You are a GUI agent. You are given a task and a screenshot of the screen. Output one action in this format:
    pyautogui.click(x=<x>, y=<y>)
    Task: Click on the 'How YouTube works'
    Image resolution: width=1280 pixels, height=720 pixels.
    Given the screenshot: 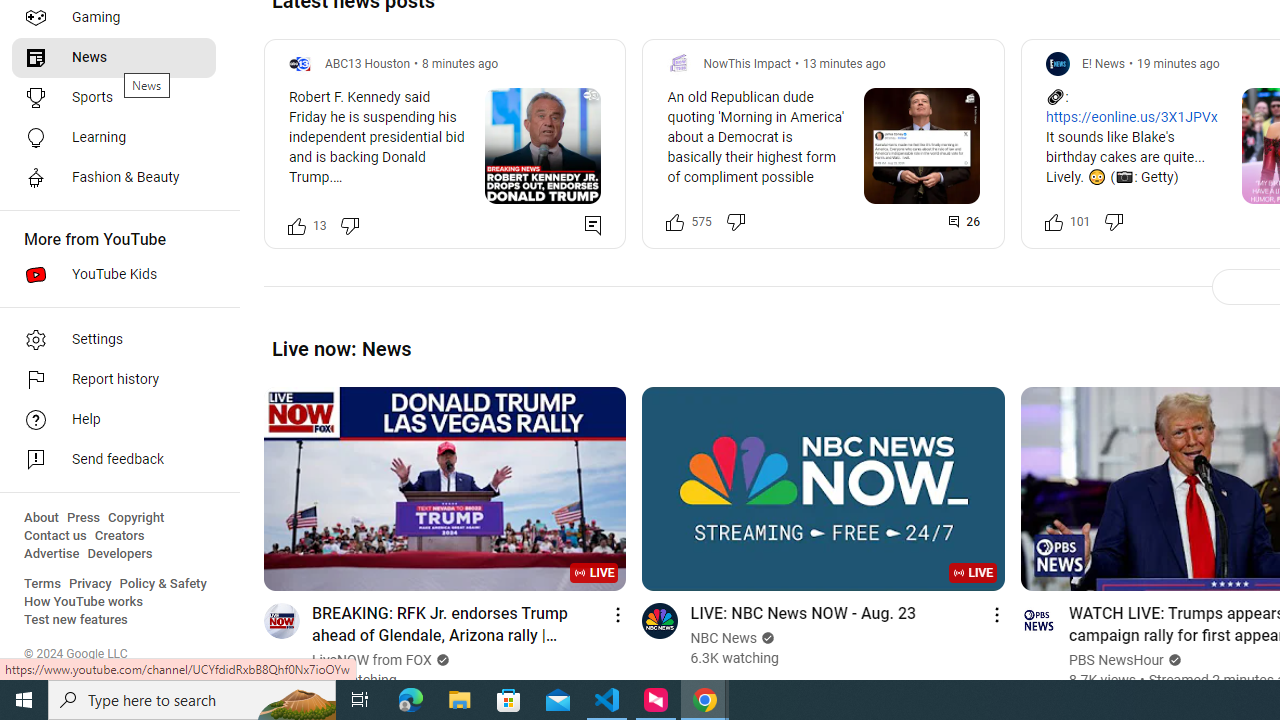 What is the action you would take?
    pyautogui.click(x=82, y=601)
    